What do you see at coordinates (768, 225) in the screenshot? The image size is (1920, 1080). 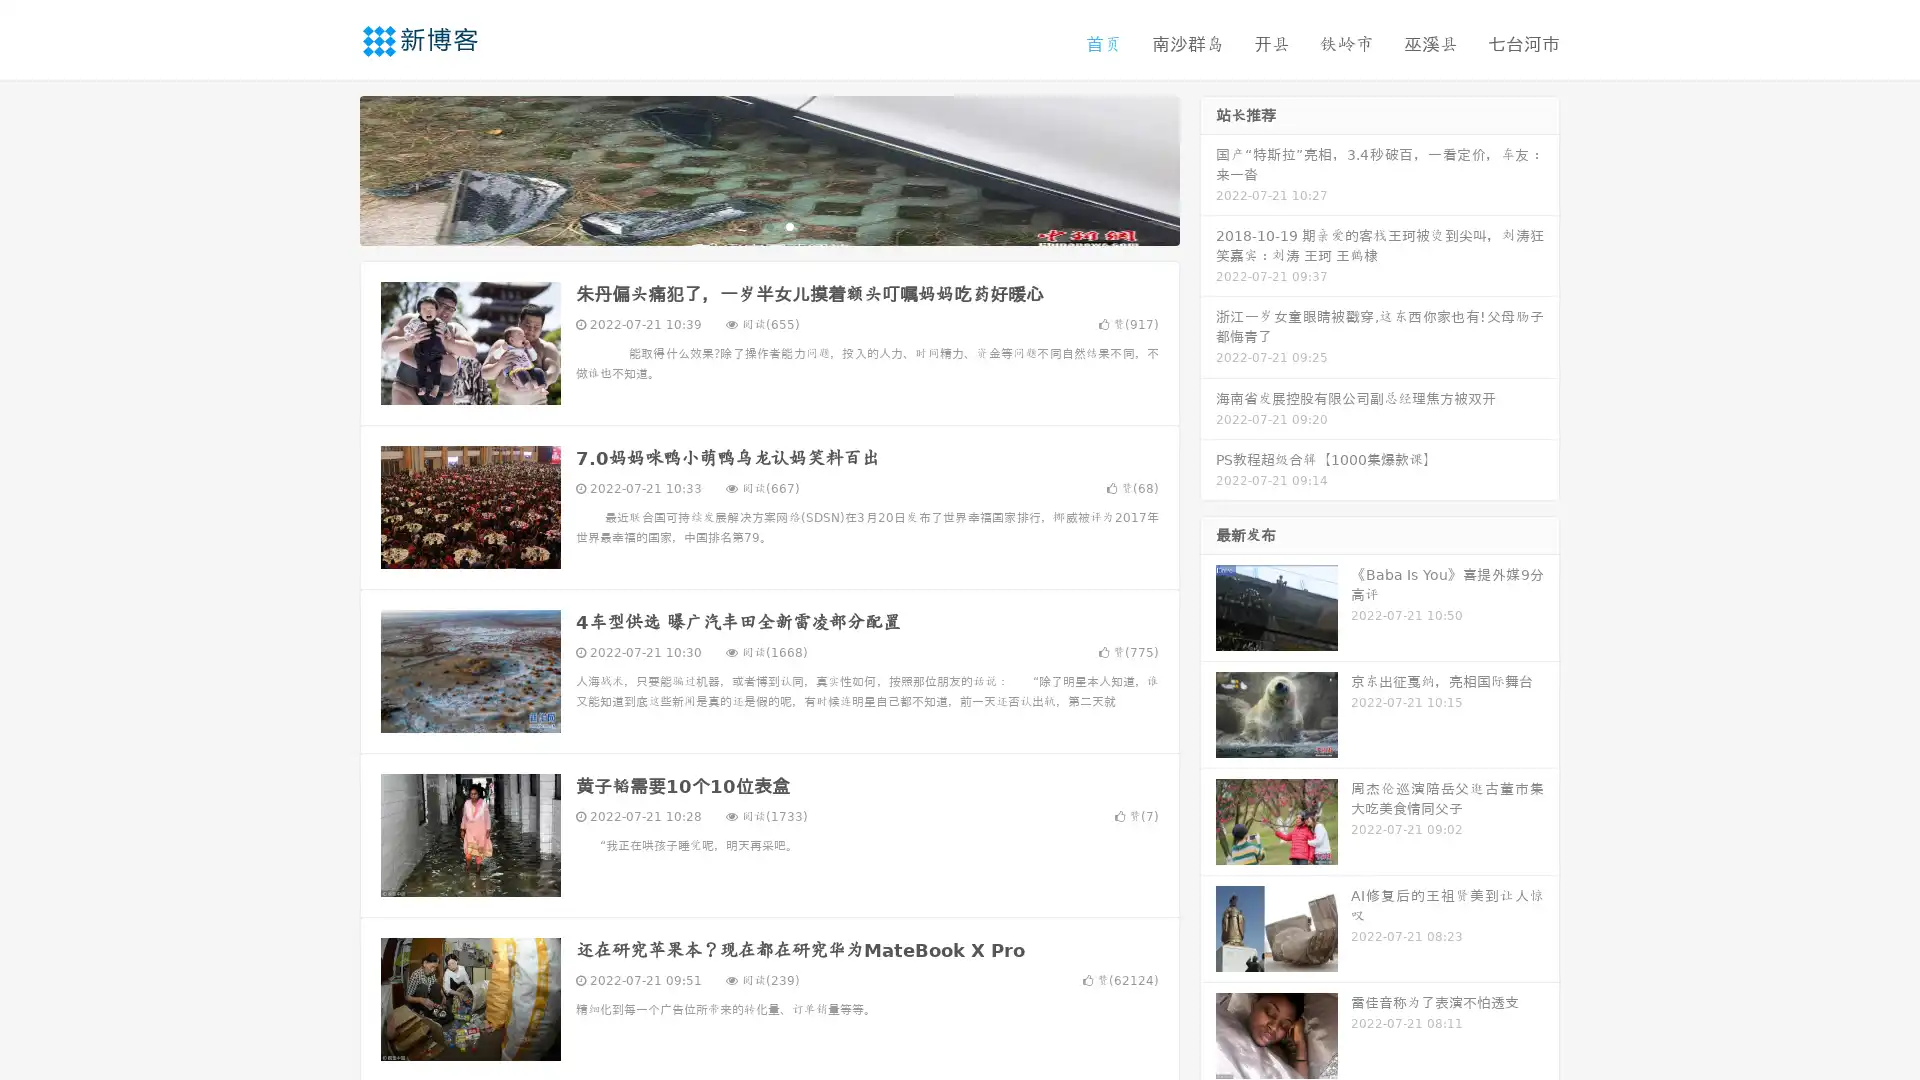 I see `Go to slide 2` at bounding box center [768, 225].